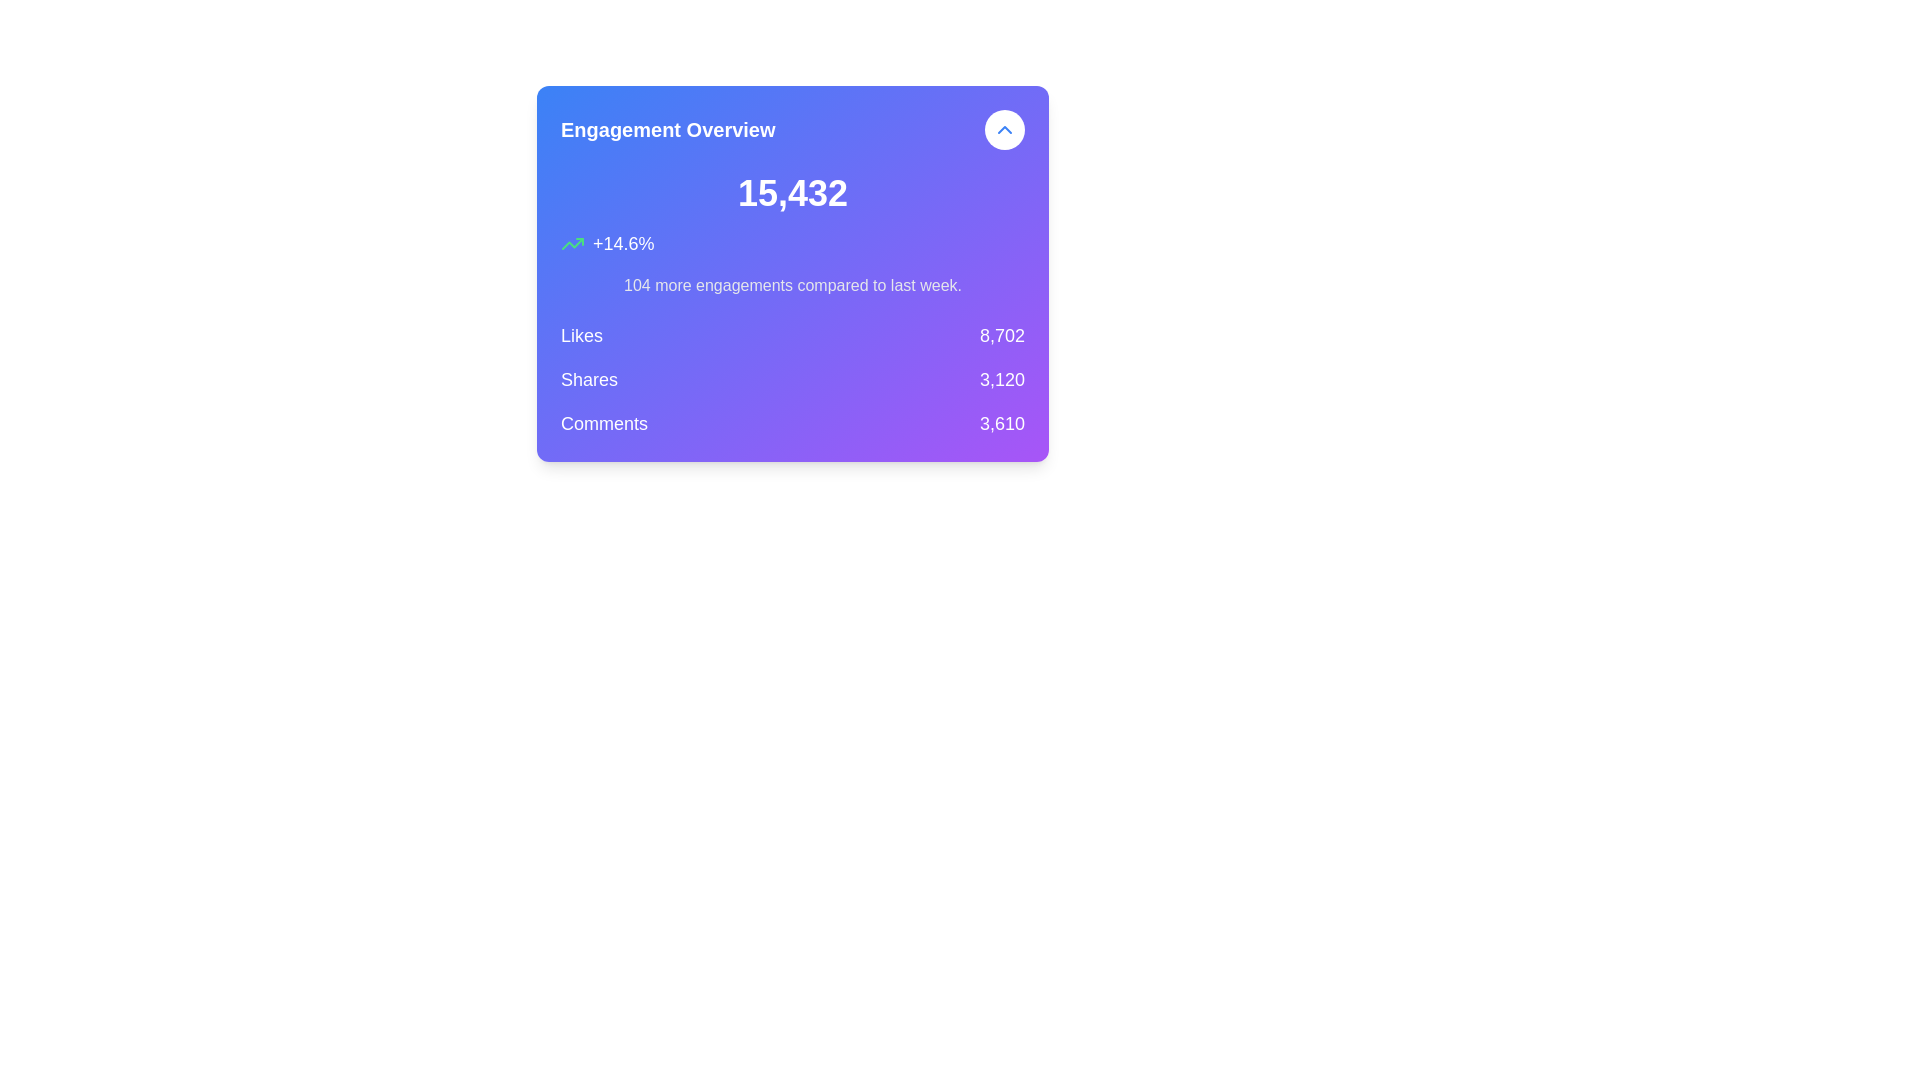  I want to click on the circular button with a white background and blue chevron located in the top-right corner of the 'Engagement Overview' card, so click(1004, 130).